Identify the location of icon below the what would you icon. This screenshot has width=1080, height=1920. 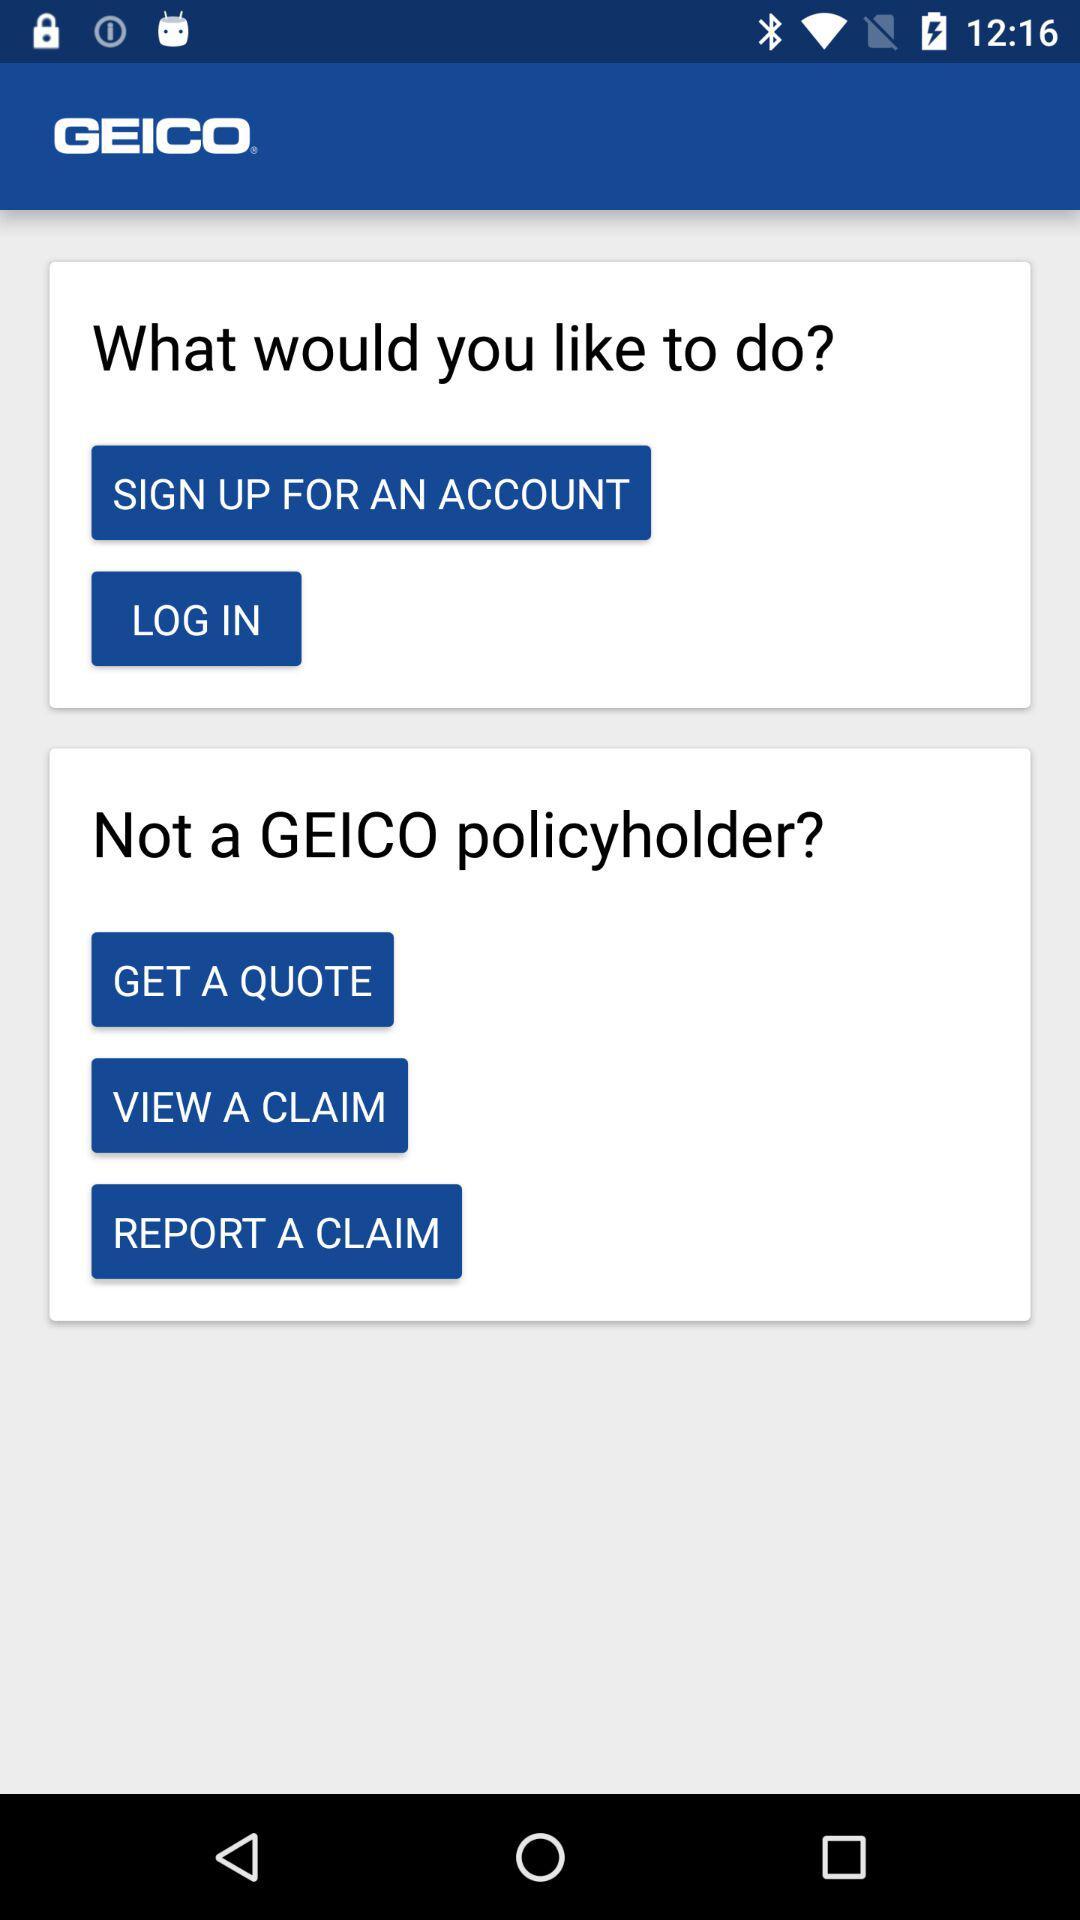
(371, 492).